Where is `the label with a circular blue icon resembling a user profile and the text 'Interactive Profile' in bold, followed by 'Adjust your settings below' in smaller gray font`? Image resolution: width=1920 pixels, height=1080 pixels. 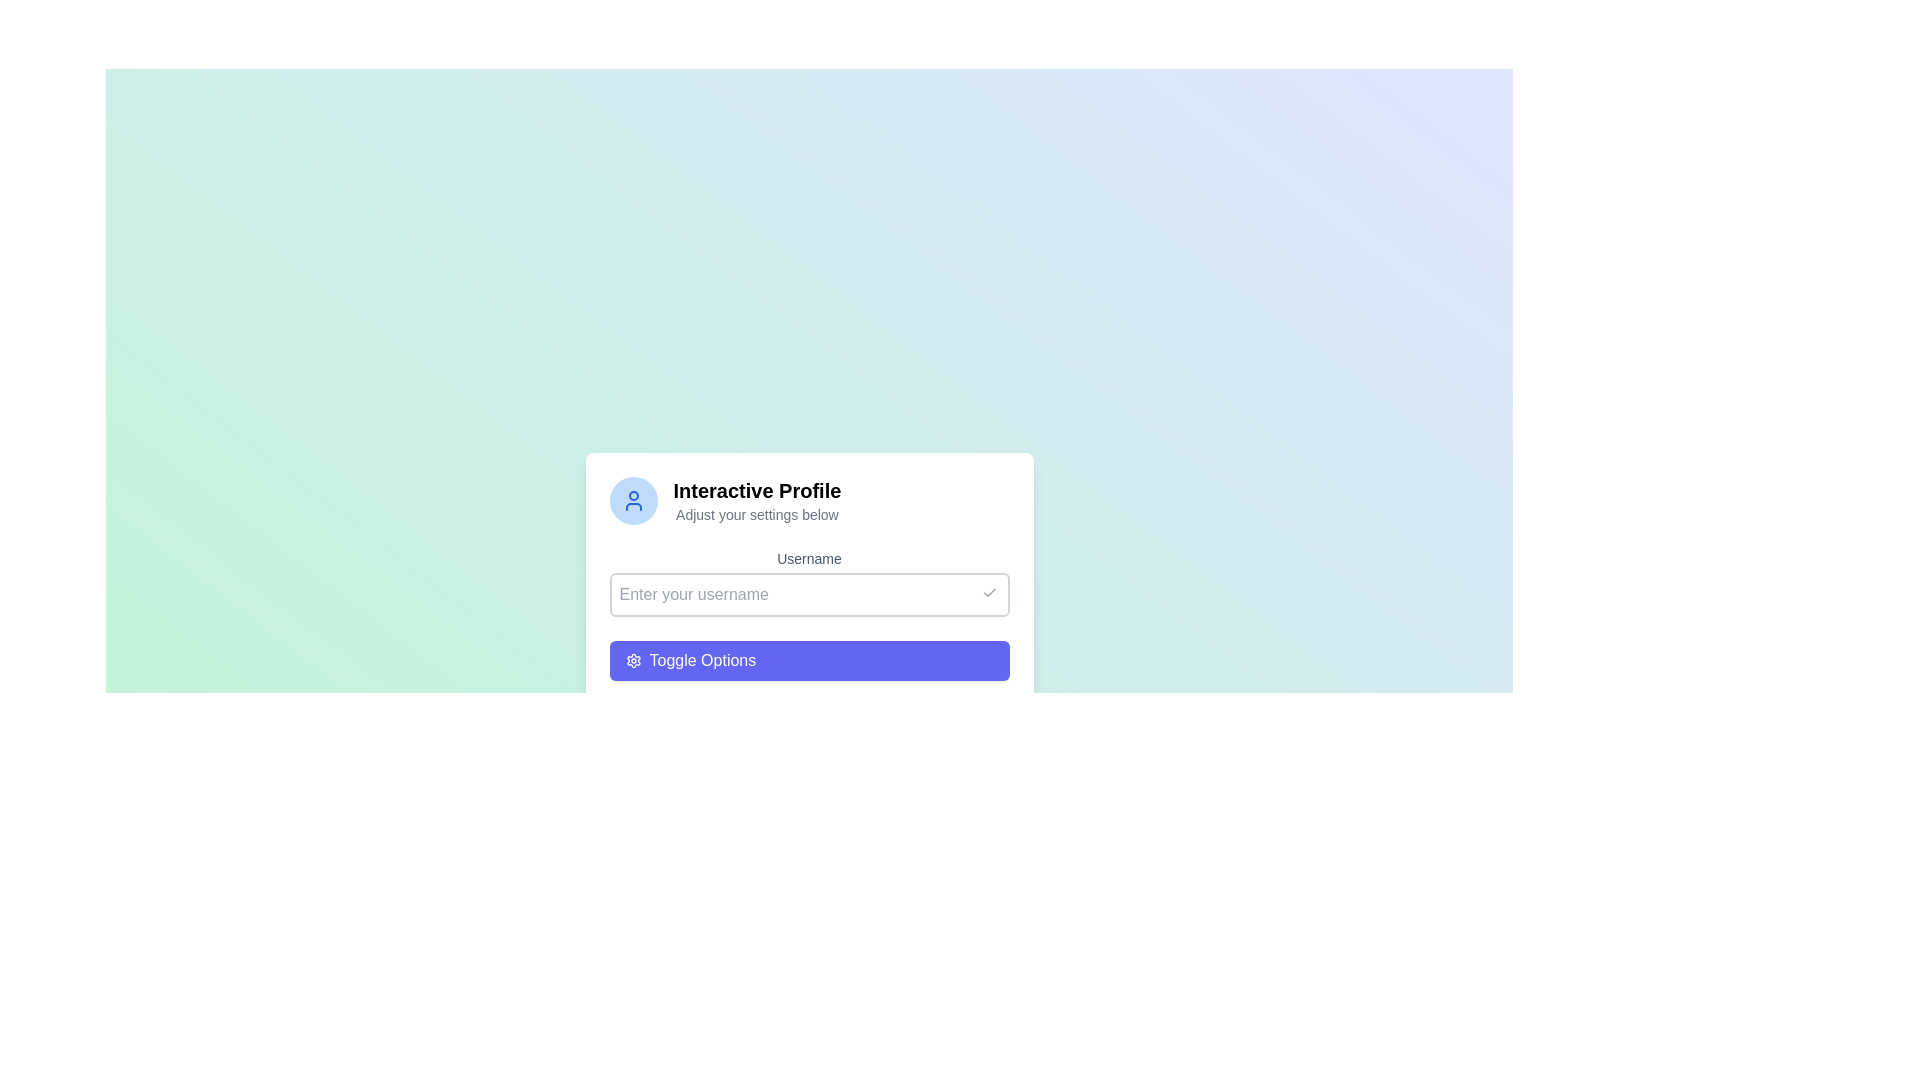 the label with a circular blue icon resembling a user profile and the text 'Interactive Profile' in bold, followed by 'Adjust your settings below' in smaller gray font is located at coordinates (809, 500).